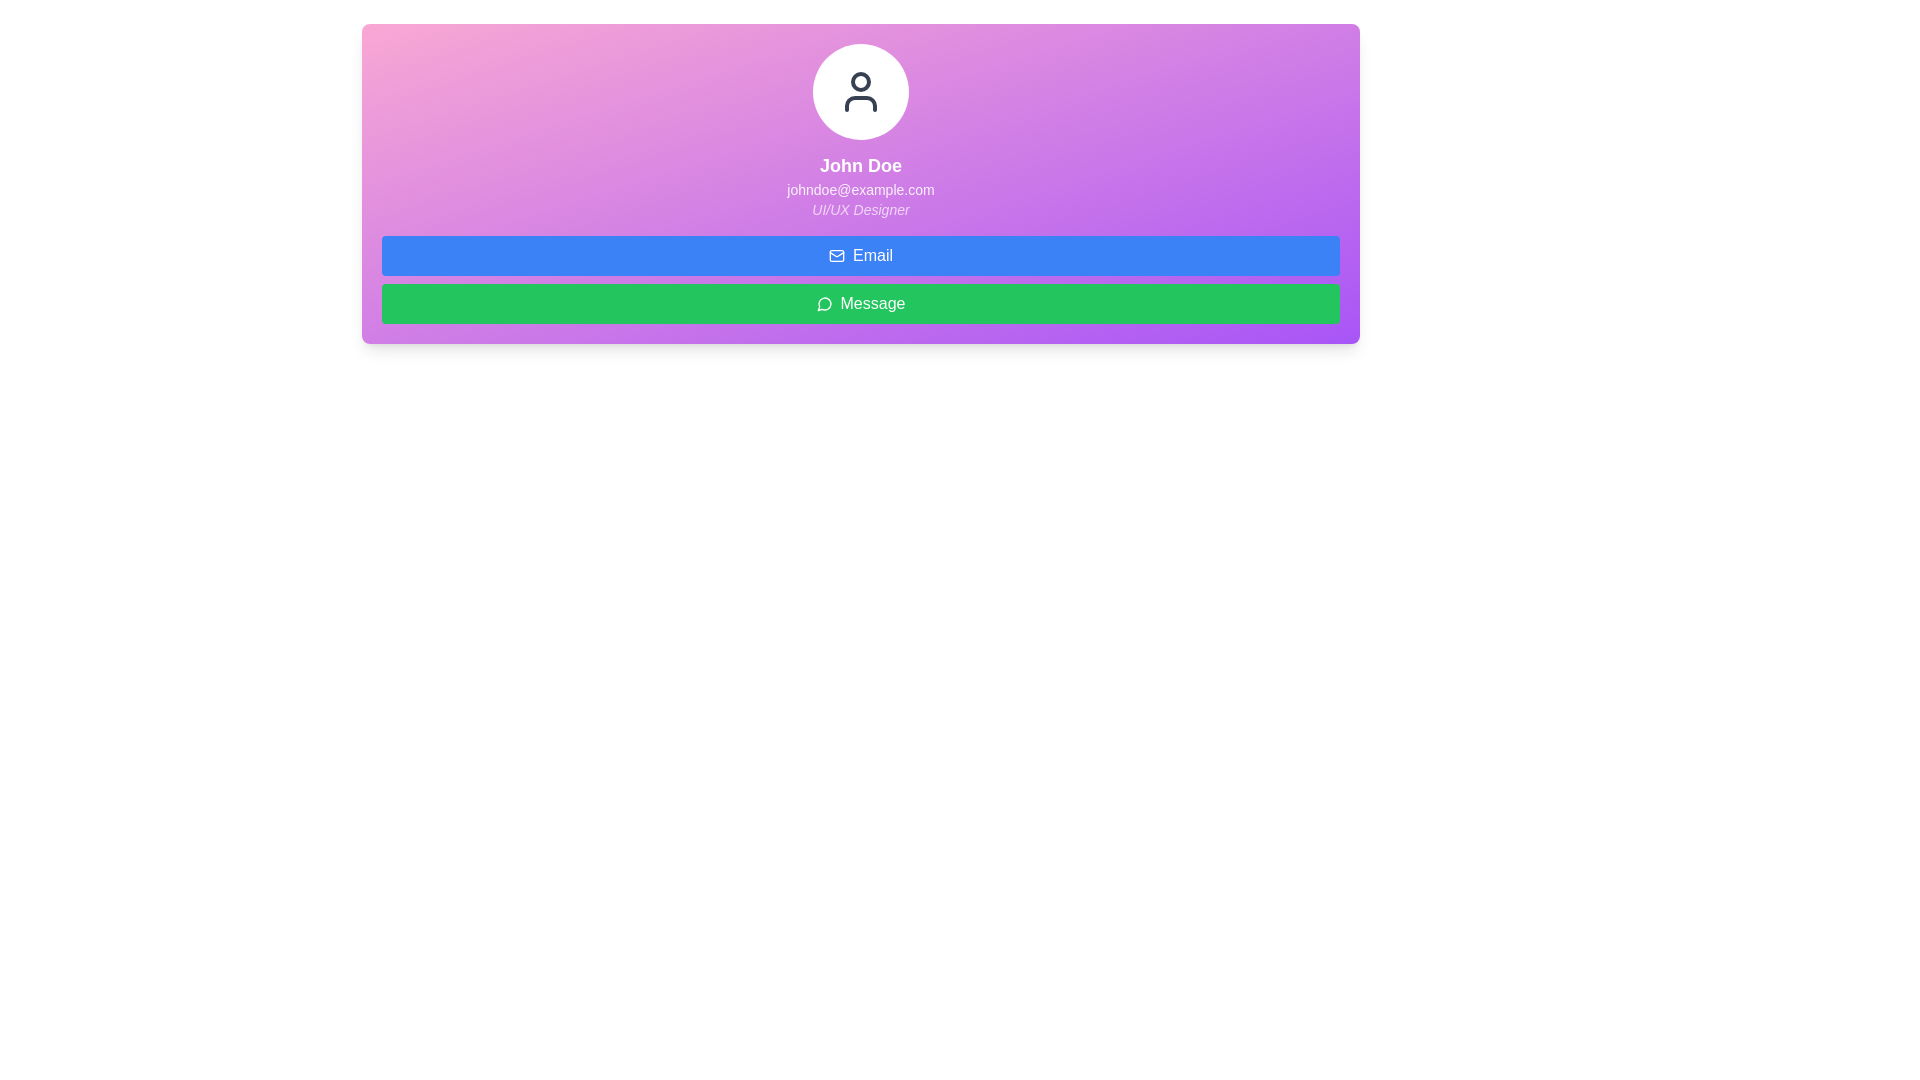 This screenshot has width=1920, height=1080. Describe the element at coordinates (836, 254) in the screenshot. I see `the decorative graphical element representing the envelope, which is part of the envelope icon located near the center of the blue button labeled 'Email'` at that location.